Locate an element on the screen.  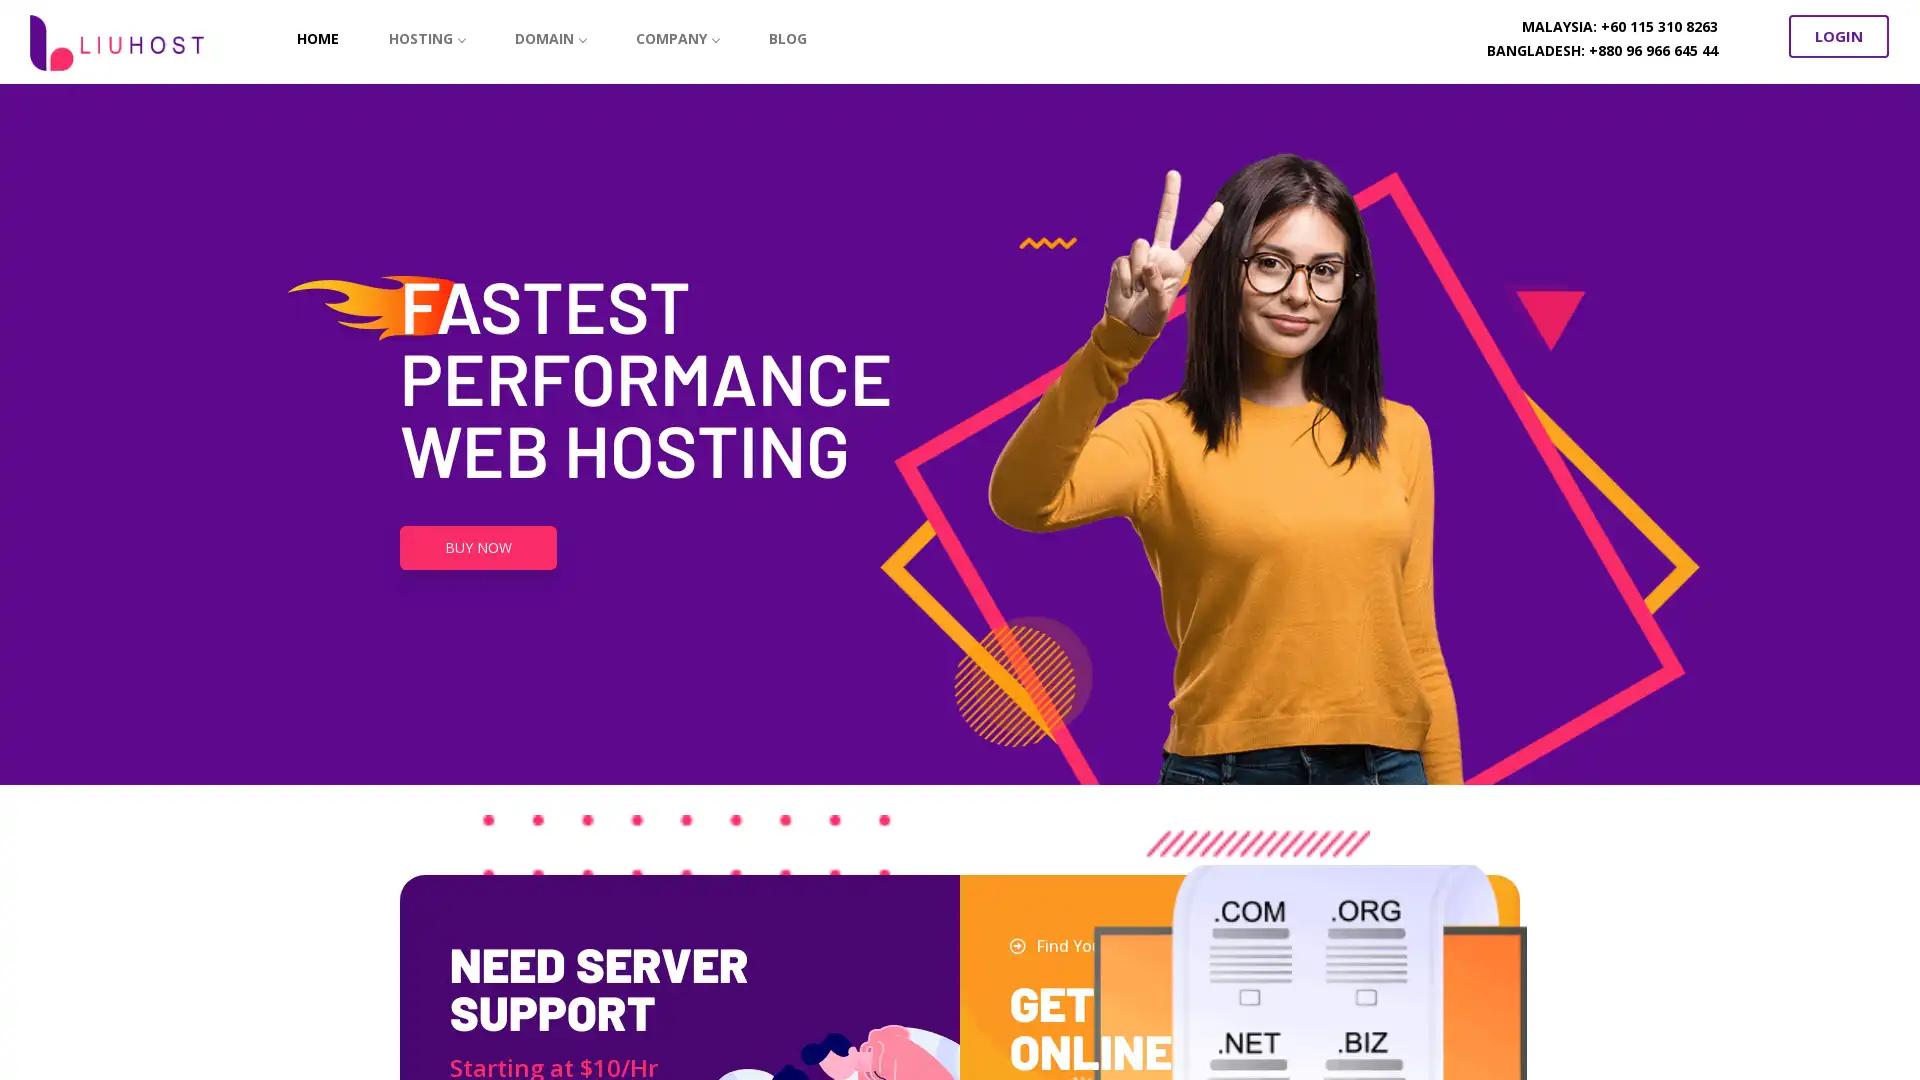
Find Your Domain is located at coordinates (1089, 945).